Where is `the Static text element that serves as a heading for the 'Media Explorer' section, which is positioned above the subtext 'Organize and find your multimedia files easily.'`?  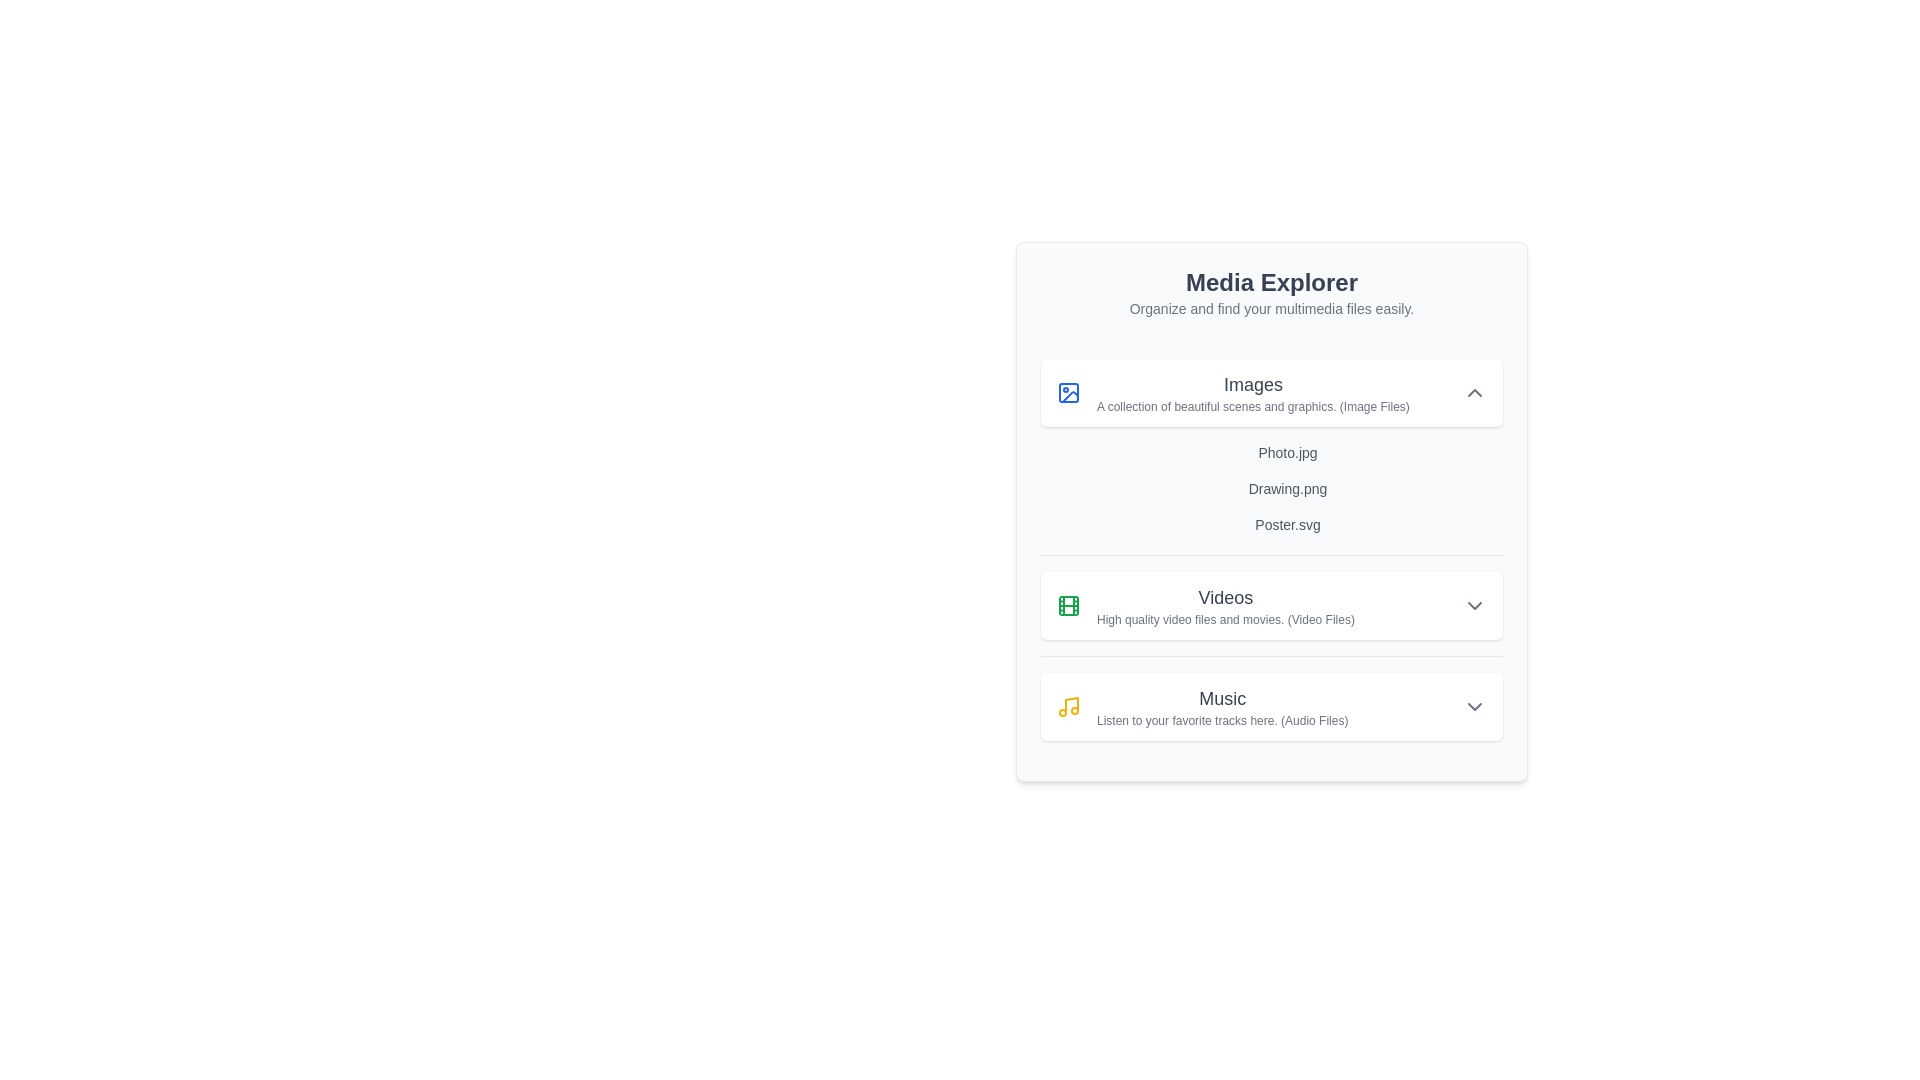
the Static text element that serves as a heading for the 'Media Explorer' section, which is positioned above the subtext 'Organize and find your multimedia files easily.' is located at coordinates (1271, 282).